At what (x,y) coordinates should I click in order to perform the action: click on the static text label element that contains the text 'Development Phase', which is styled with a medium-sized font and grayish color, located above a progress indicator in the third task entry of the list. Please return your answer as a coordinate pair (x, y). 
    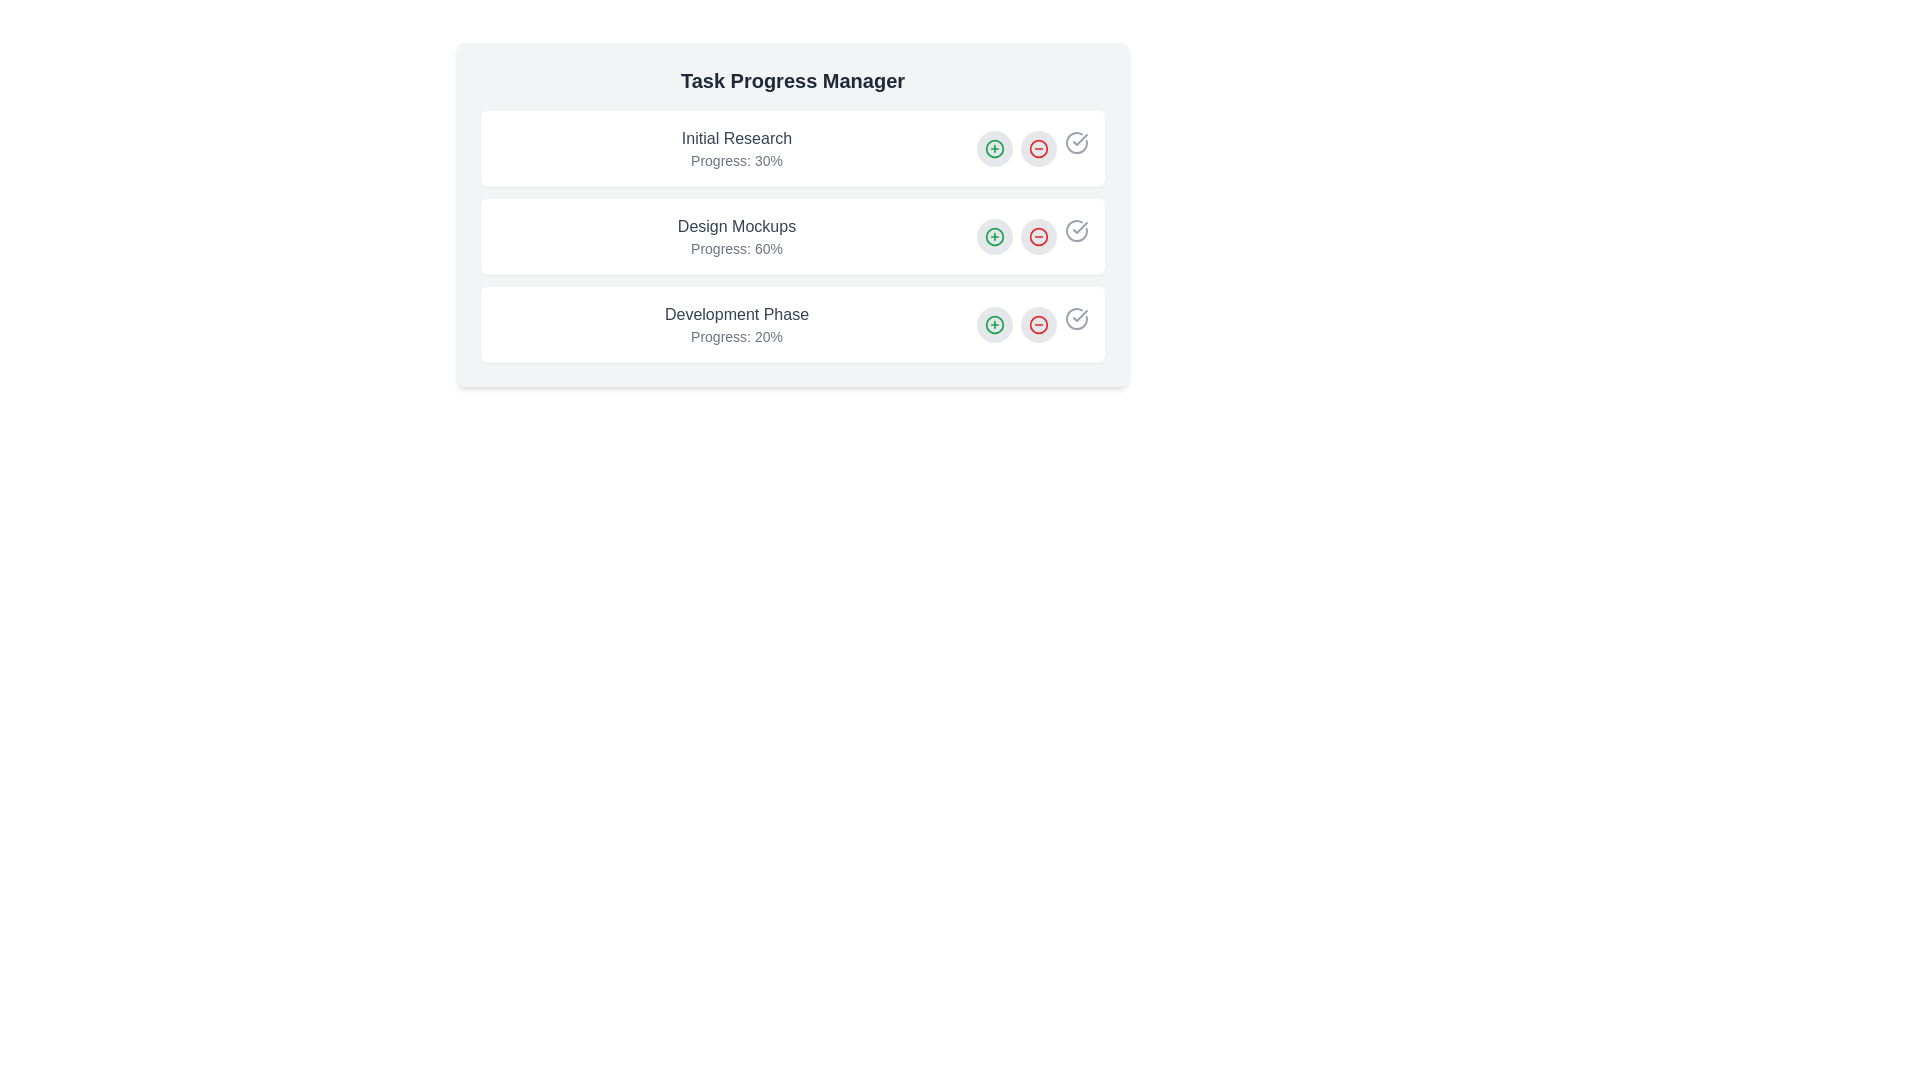
    Looking at the image, I should click on (736, 315).